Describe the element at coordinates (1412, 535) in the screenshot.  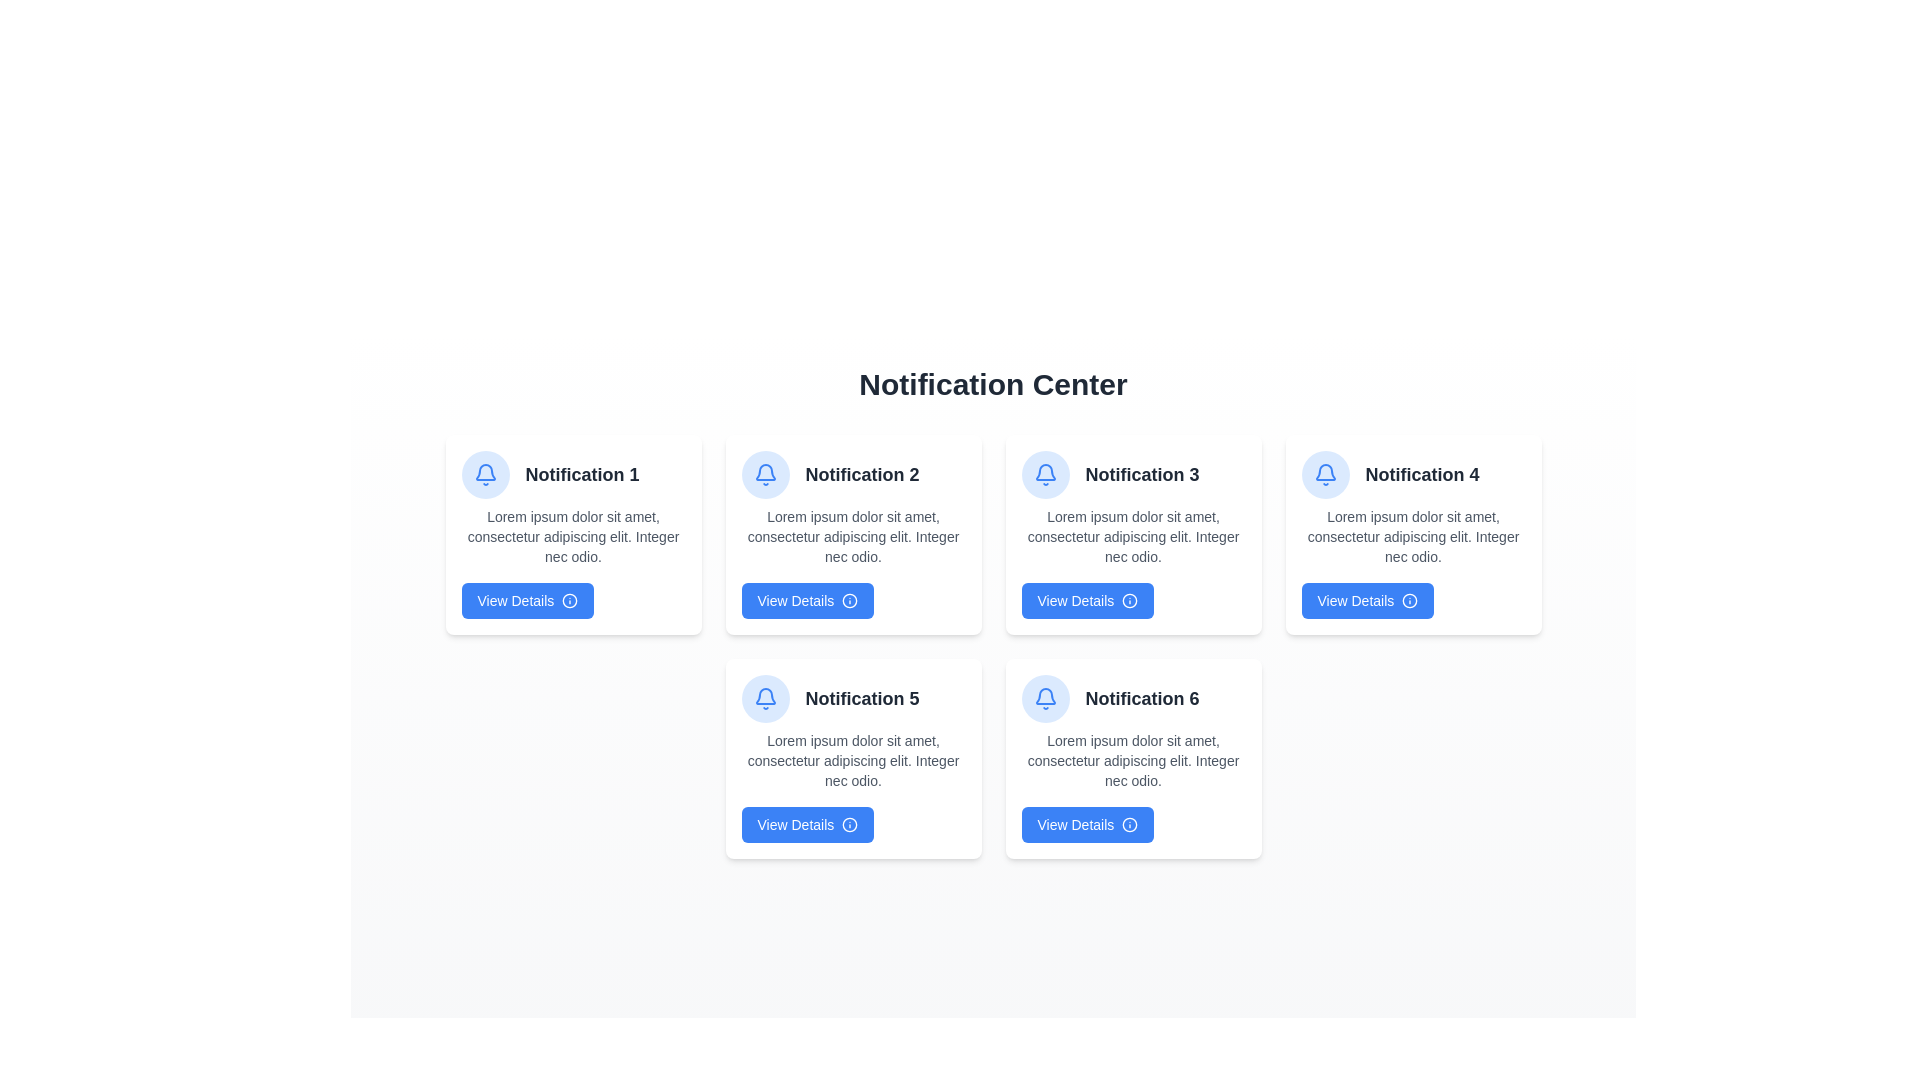
I see `the text block that displays a brief descriptive message for 'Notification 4', located beneath the title text and above the action button` at that location.